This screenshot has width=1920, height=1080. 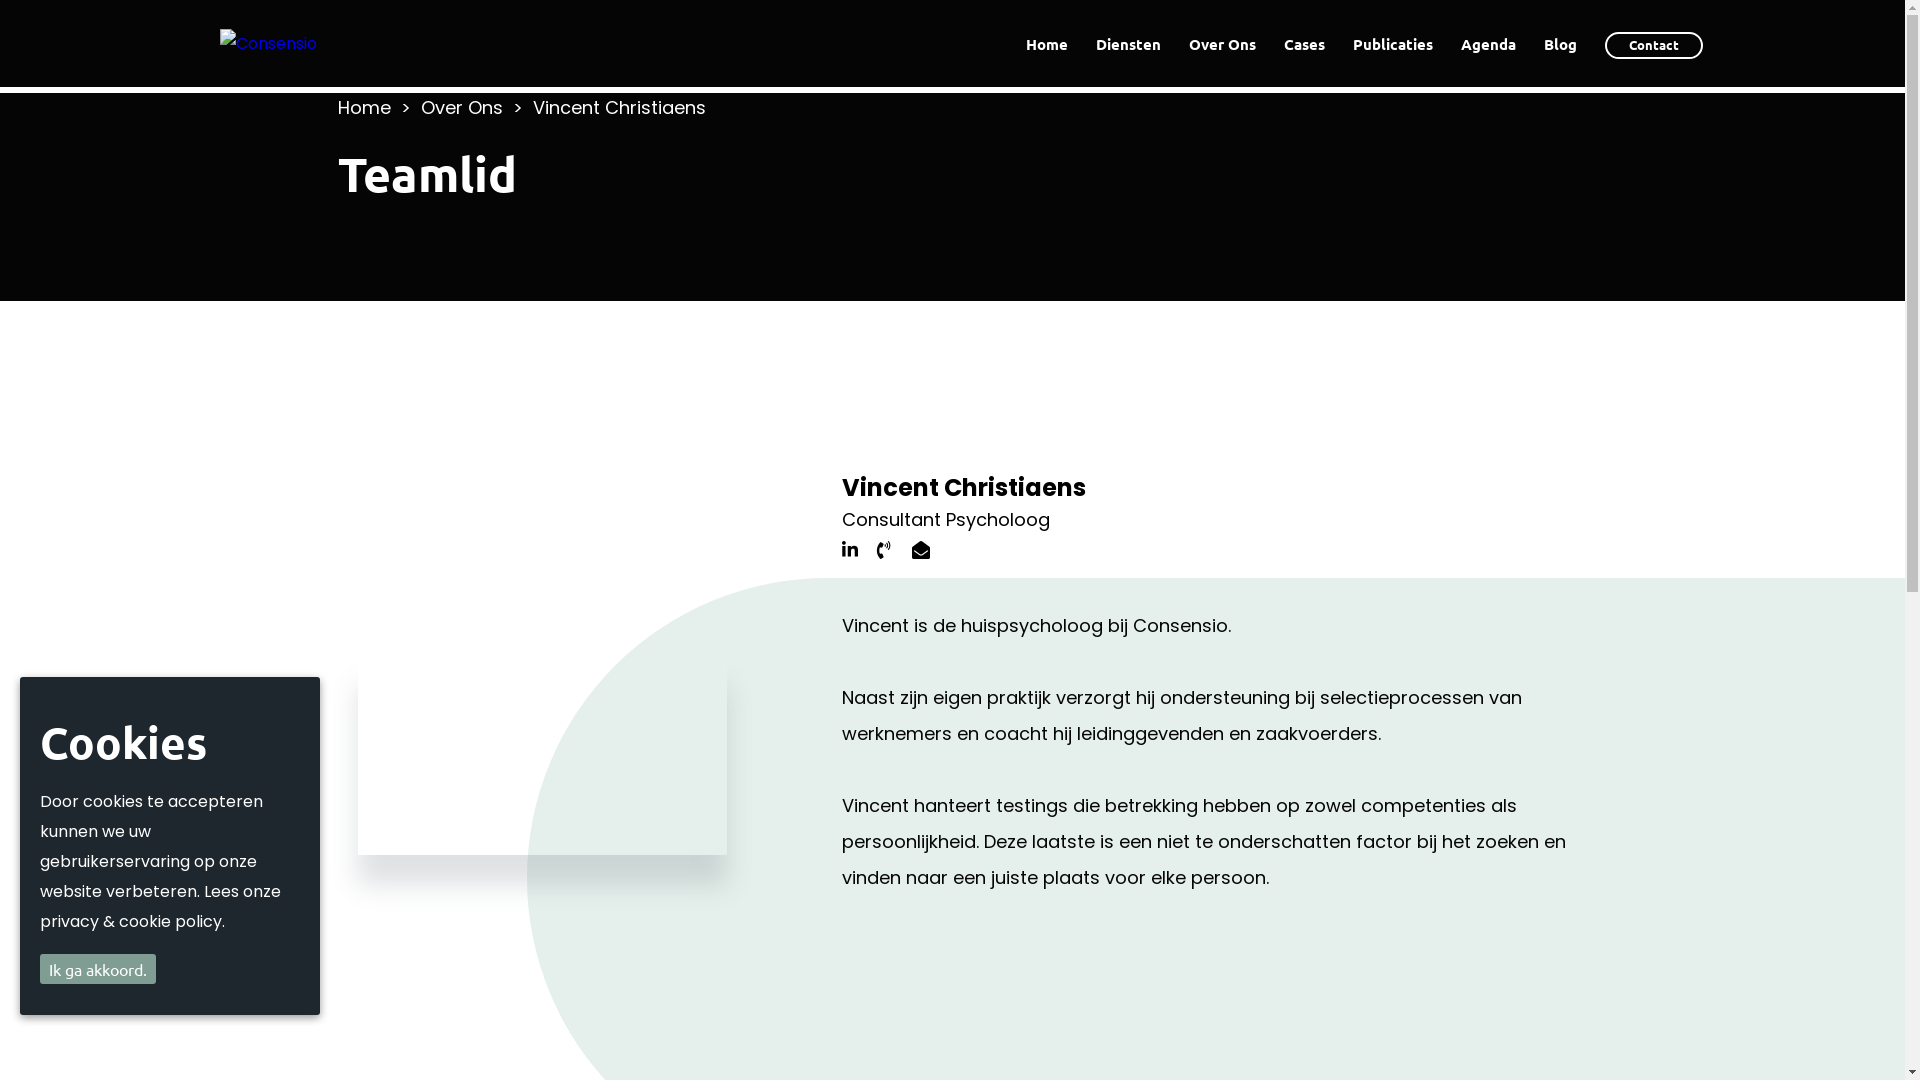 What do you see at coordinates (160, 906) in the screenshot?
I see `'Lees onze privacy & cookie policy.'` at bounding box center [160, 906].